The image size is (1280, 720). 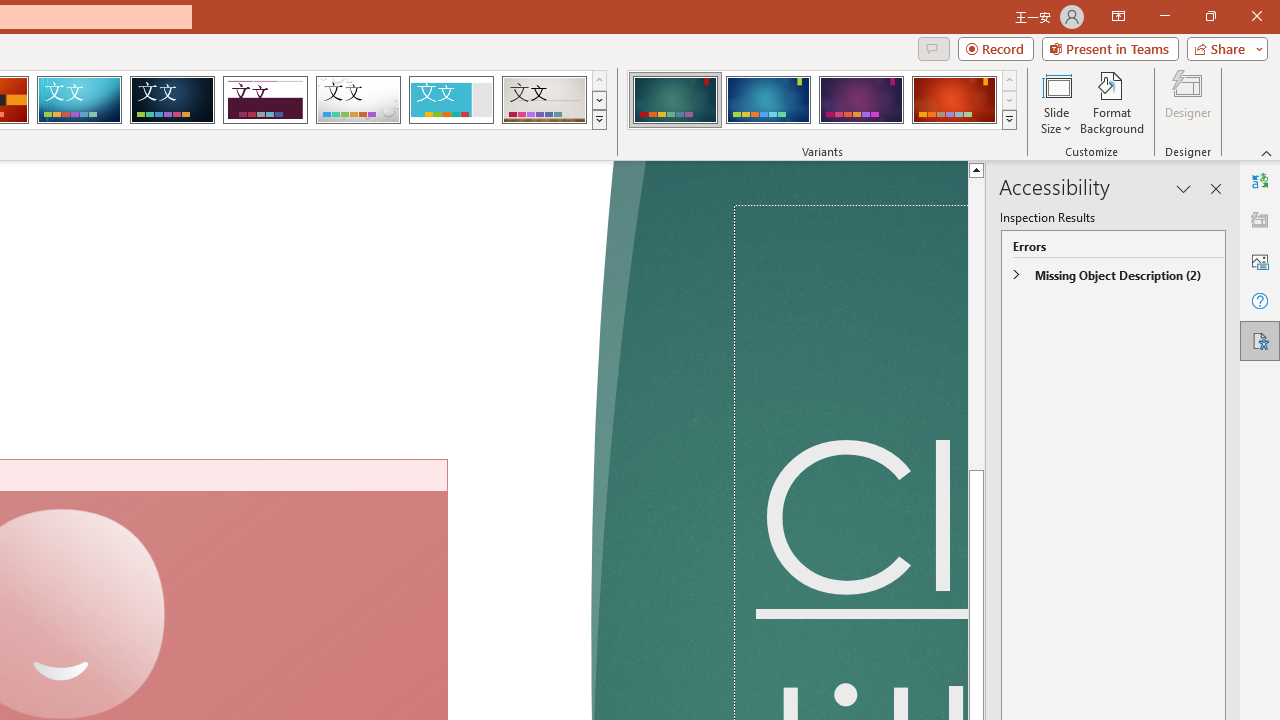 What do you see at coordinates (264, 100) in the screenshot?
I see `'Dividend'` at bounding box center [264, 100].